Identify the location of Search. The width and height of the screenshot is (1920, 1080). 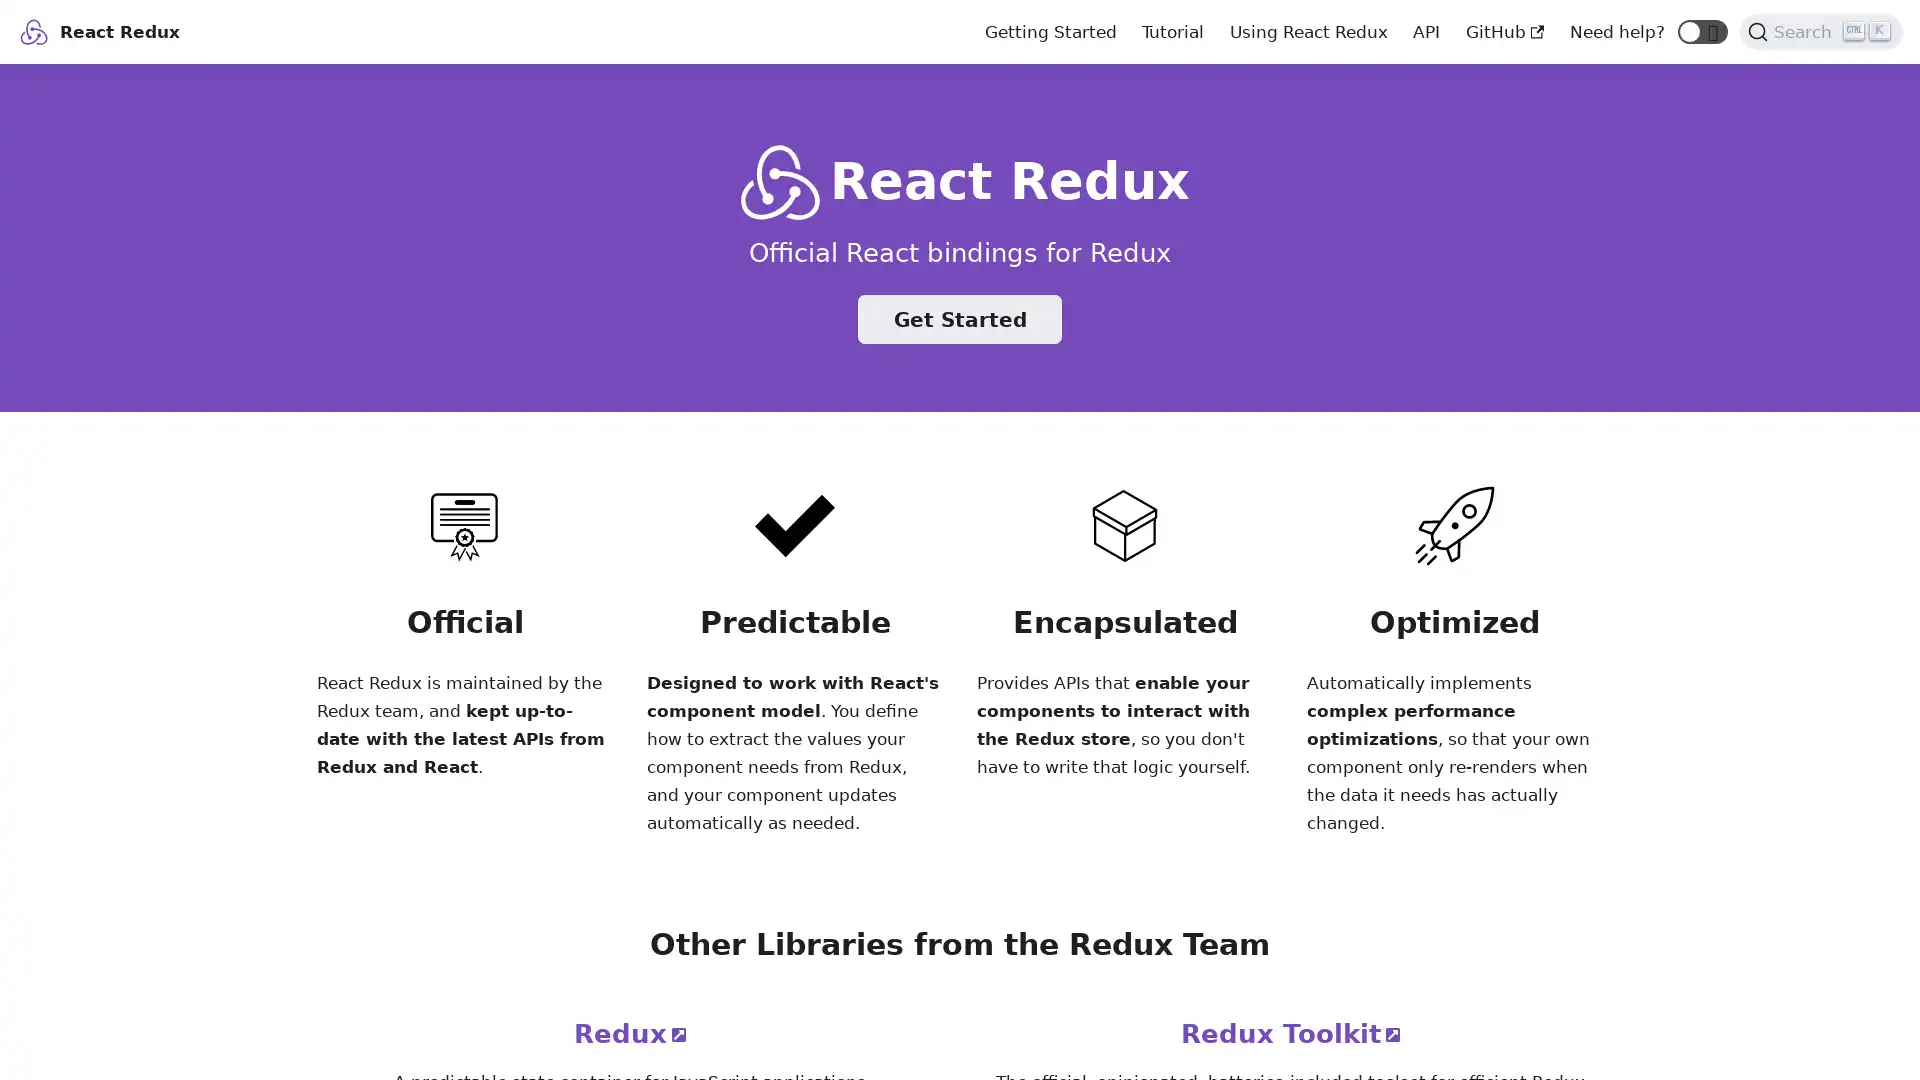
(1821, 30).